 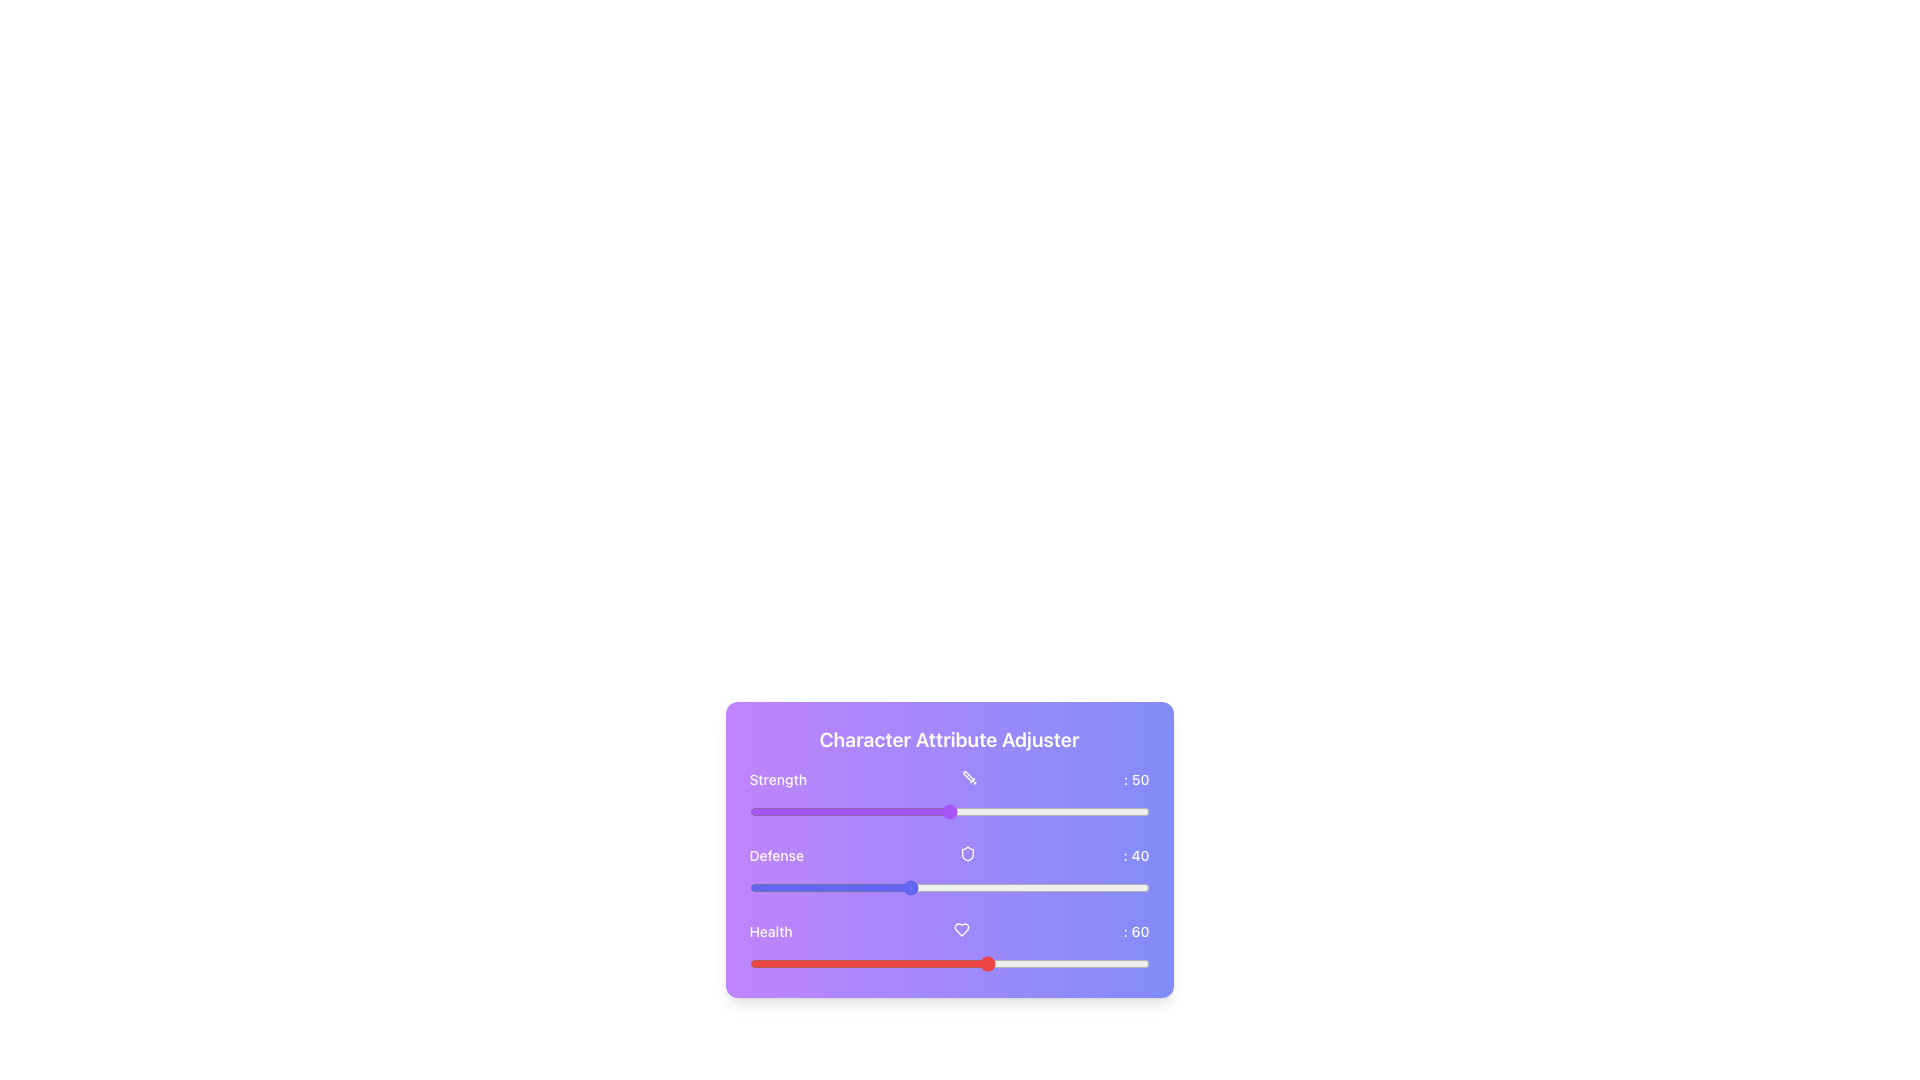 What do you see at coordinates (924, 963) in the screenshot?
I see `the Health slider` at bounding box center [924, 963].